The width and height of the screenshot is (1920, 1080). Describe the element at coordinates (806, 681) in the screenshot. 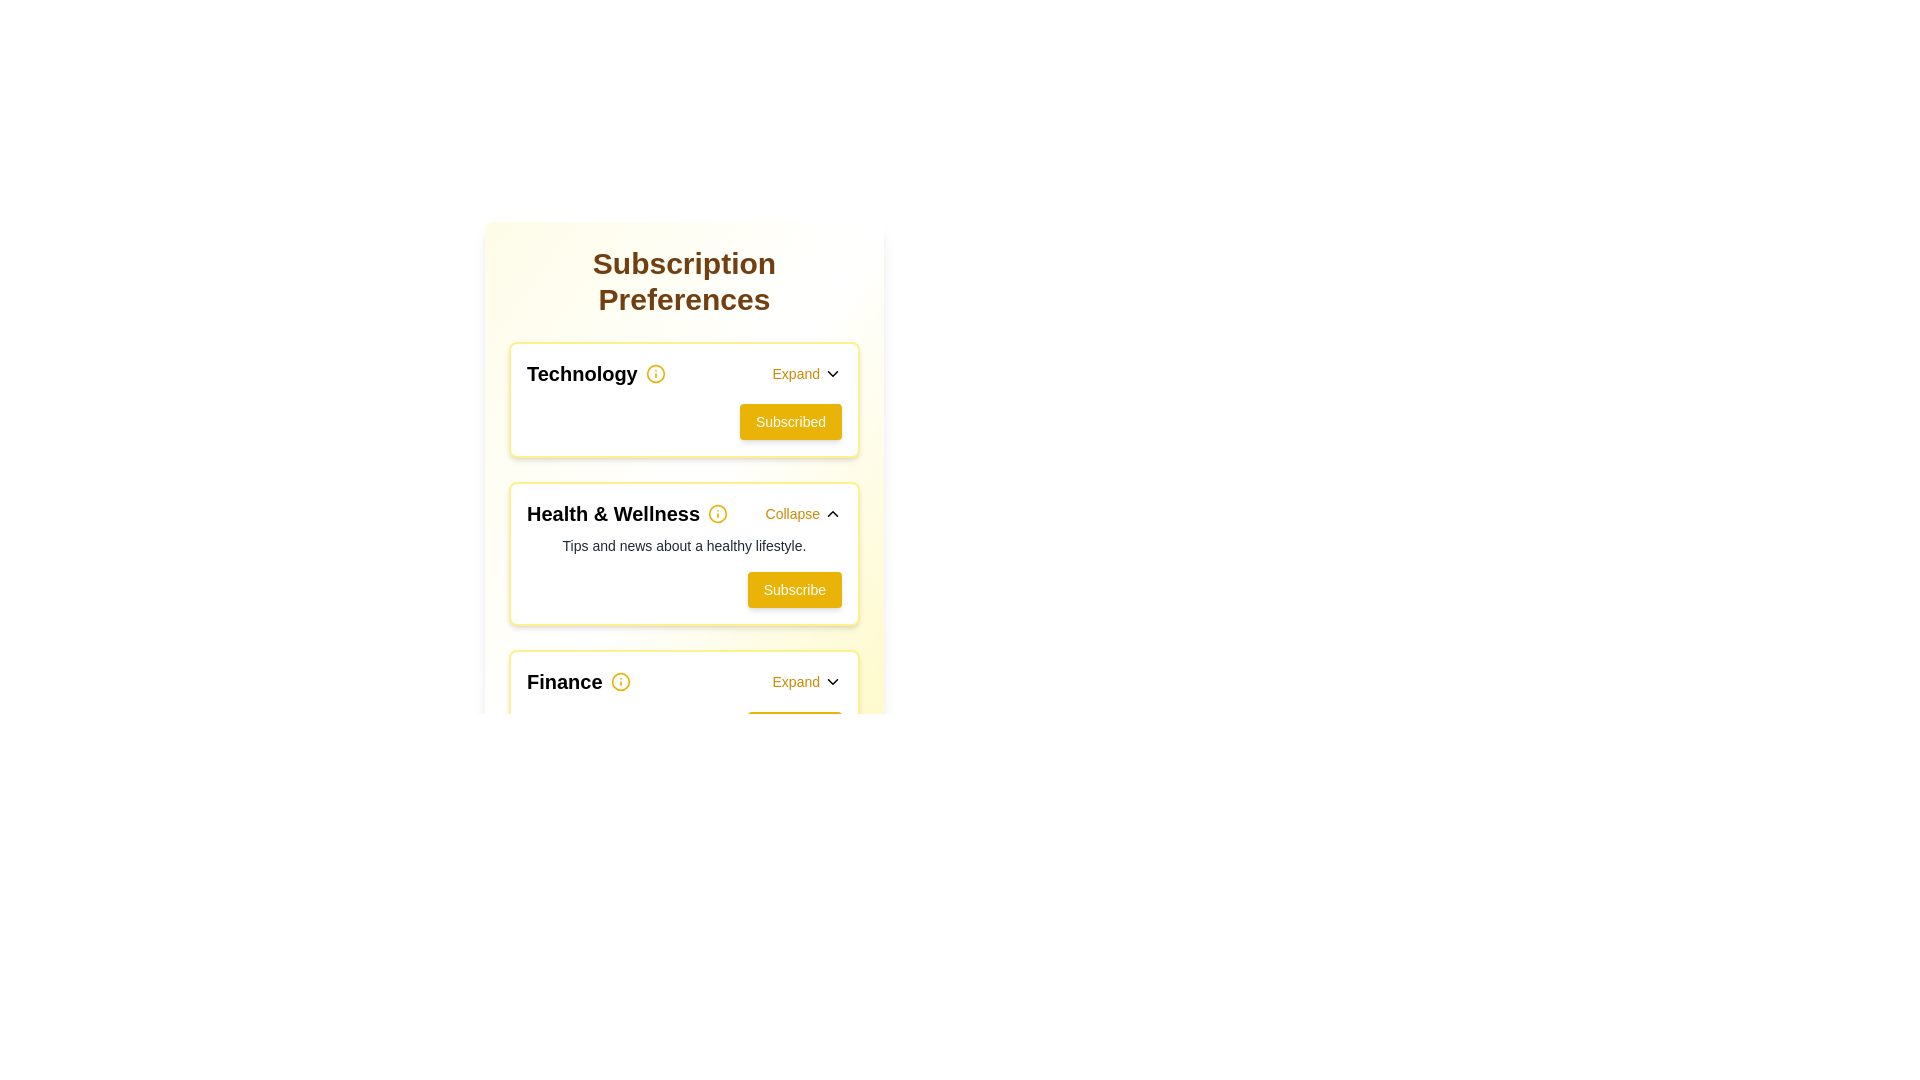

I see `the button at the far right of the 'Finance' section` at that location.